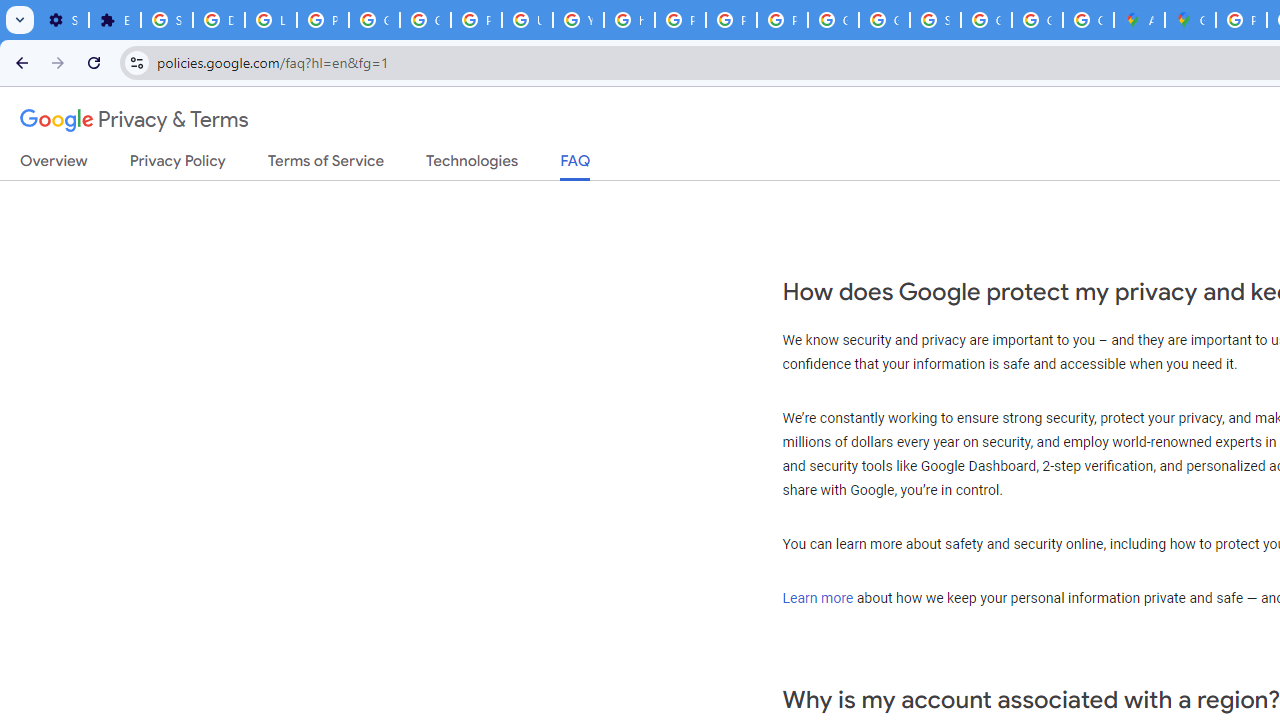 Image resolution: width=1280 pixels, height=720 pixels. What do you see at coordinates (63, 20) in the screenshot?
I see `'Settings - On startup'` at bounding box center [63, 20].